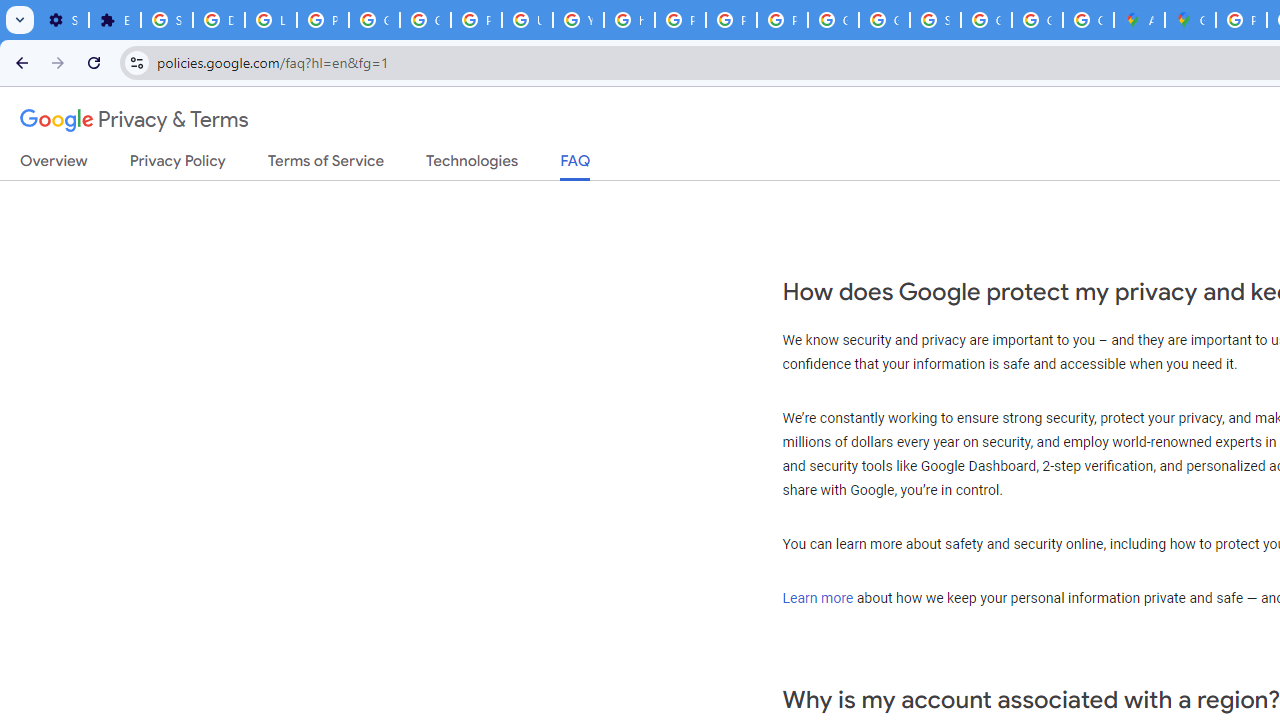 Image resolution: width=1280 pixels, height=720 pixels. What do you see at coordinates (63, 20) in the screenshot?
I see `'Settings - On startup'` at bounding box center [63, 20].